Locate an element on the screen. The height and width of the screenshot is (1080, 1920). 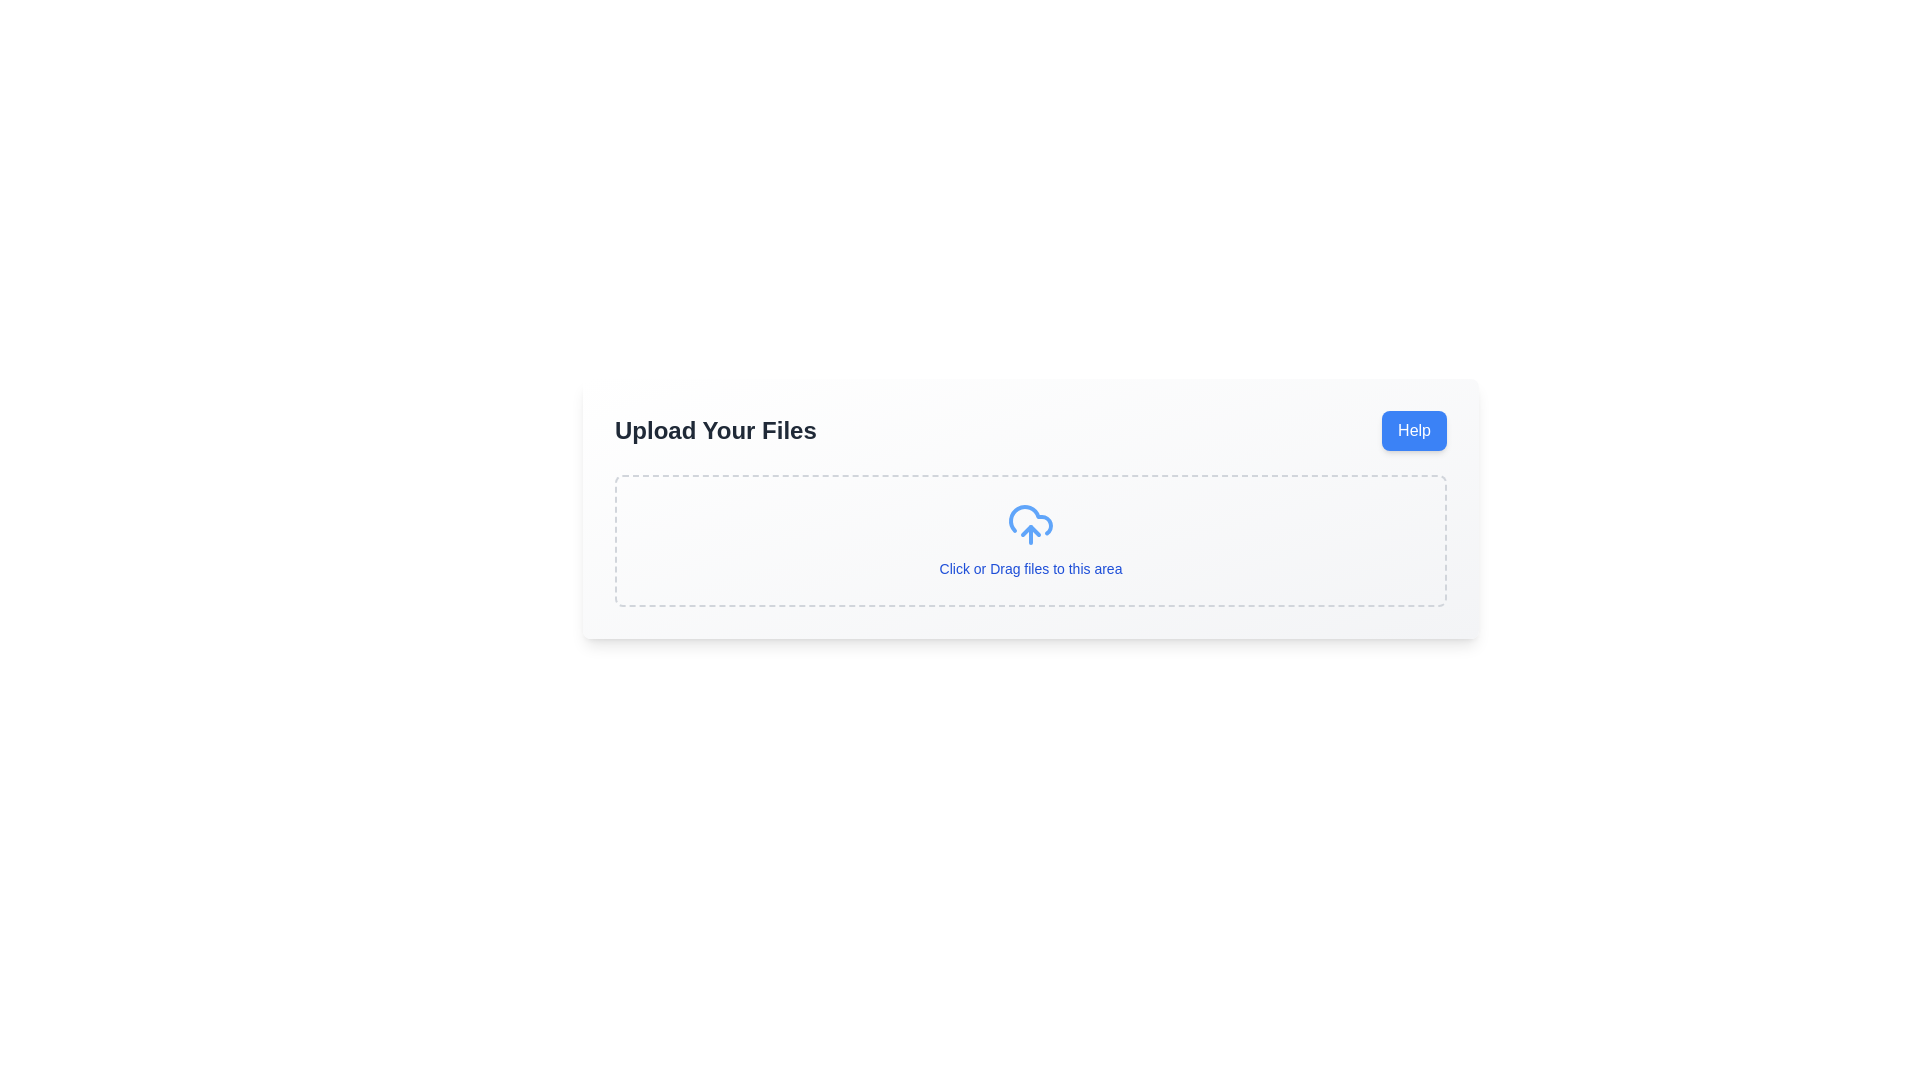
the Text label that informs the user about uploading files, which is positioned below a cloud upload icon and within a dashed border area is located at coordinates (1031, 569).